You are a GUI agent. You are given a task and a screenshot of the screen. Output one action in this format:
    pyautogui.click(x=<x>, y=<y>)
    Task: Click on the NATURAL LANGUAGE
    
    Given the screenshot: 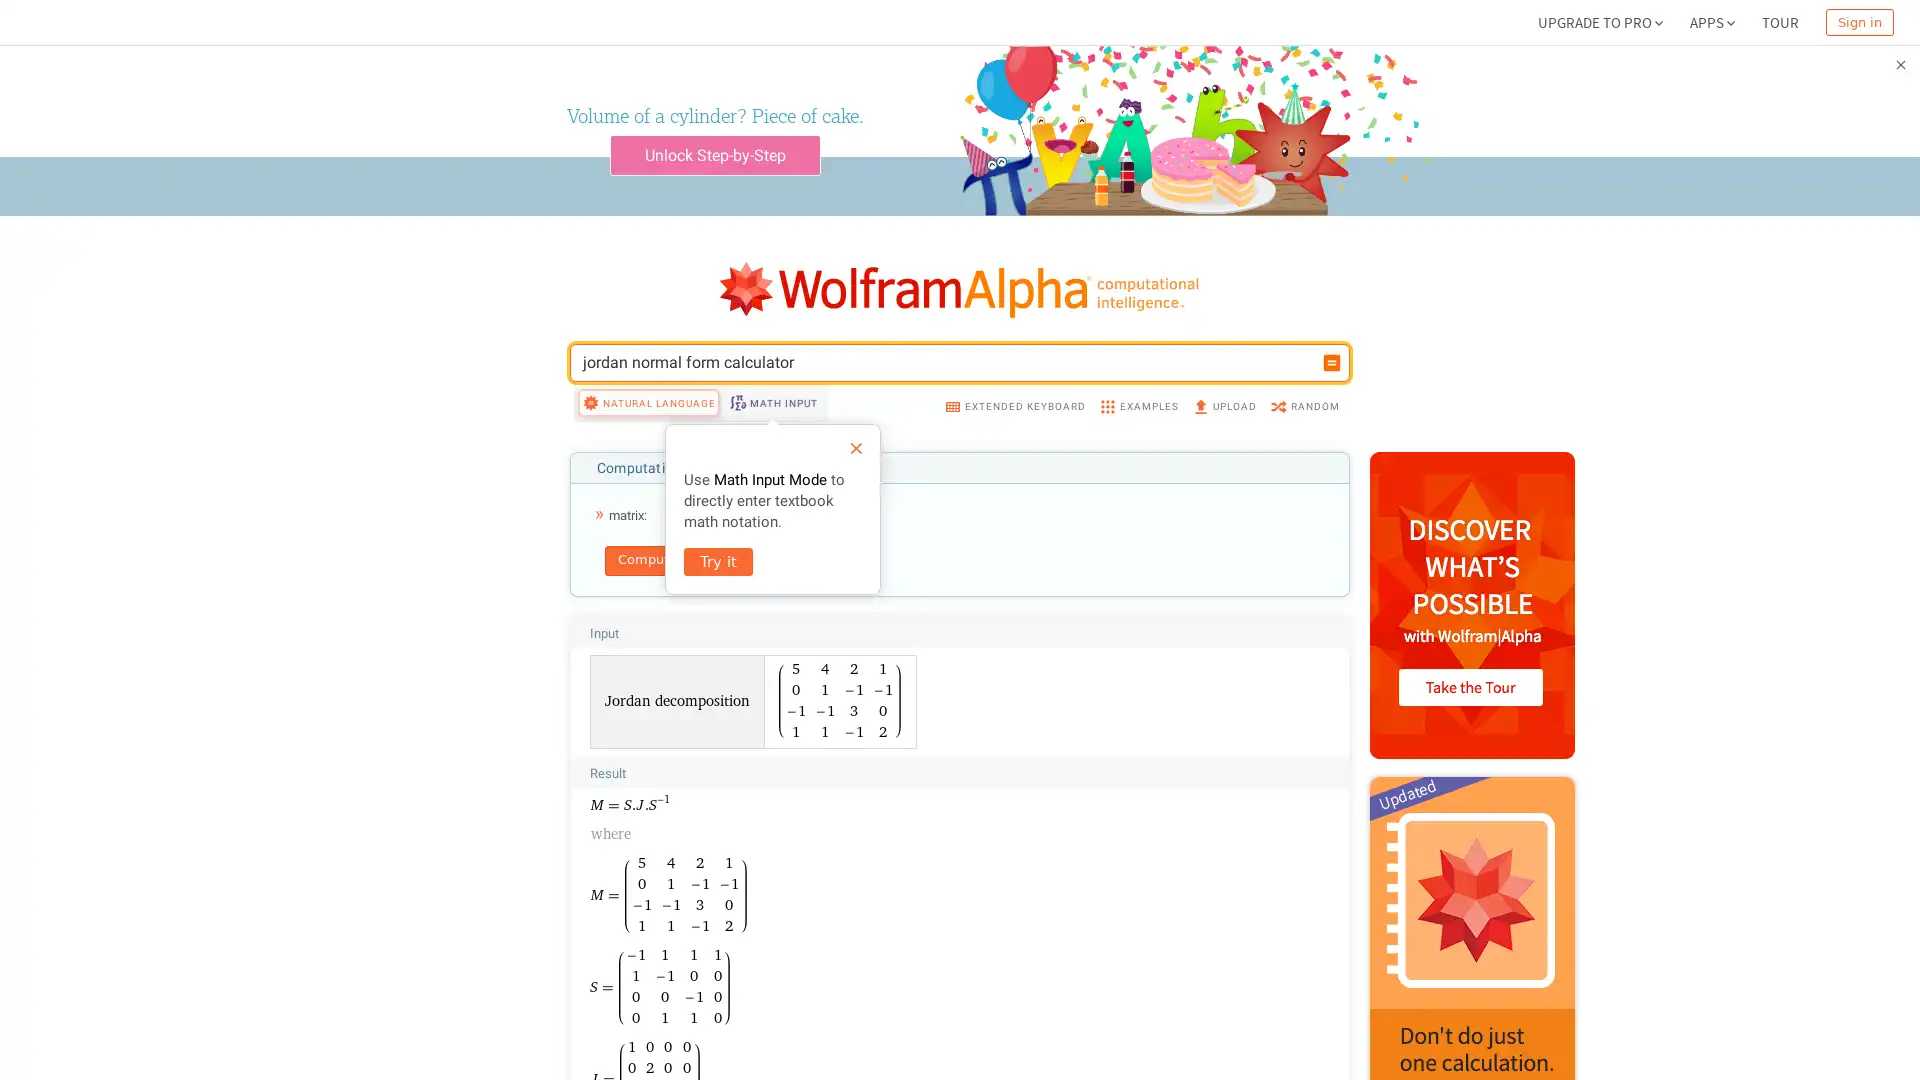 What is the action you would take?
    pyautogui.click(x=648, y=402)
    